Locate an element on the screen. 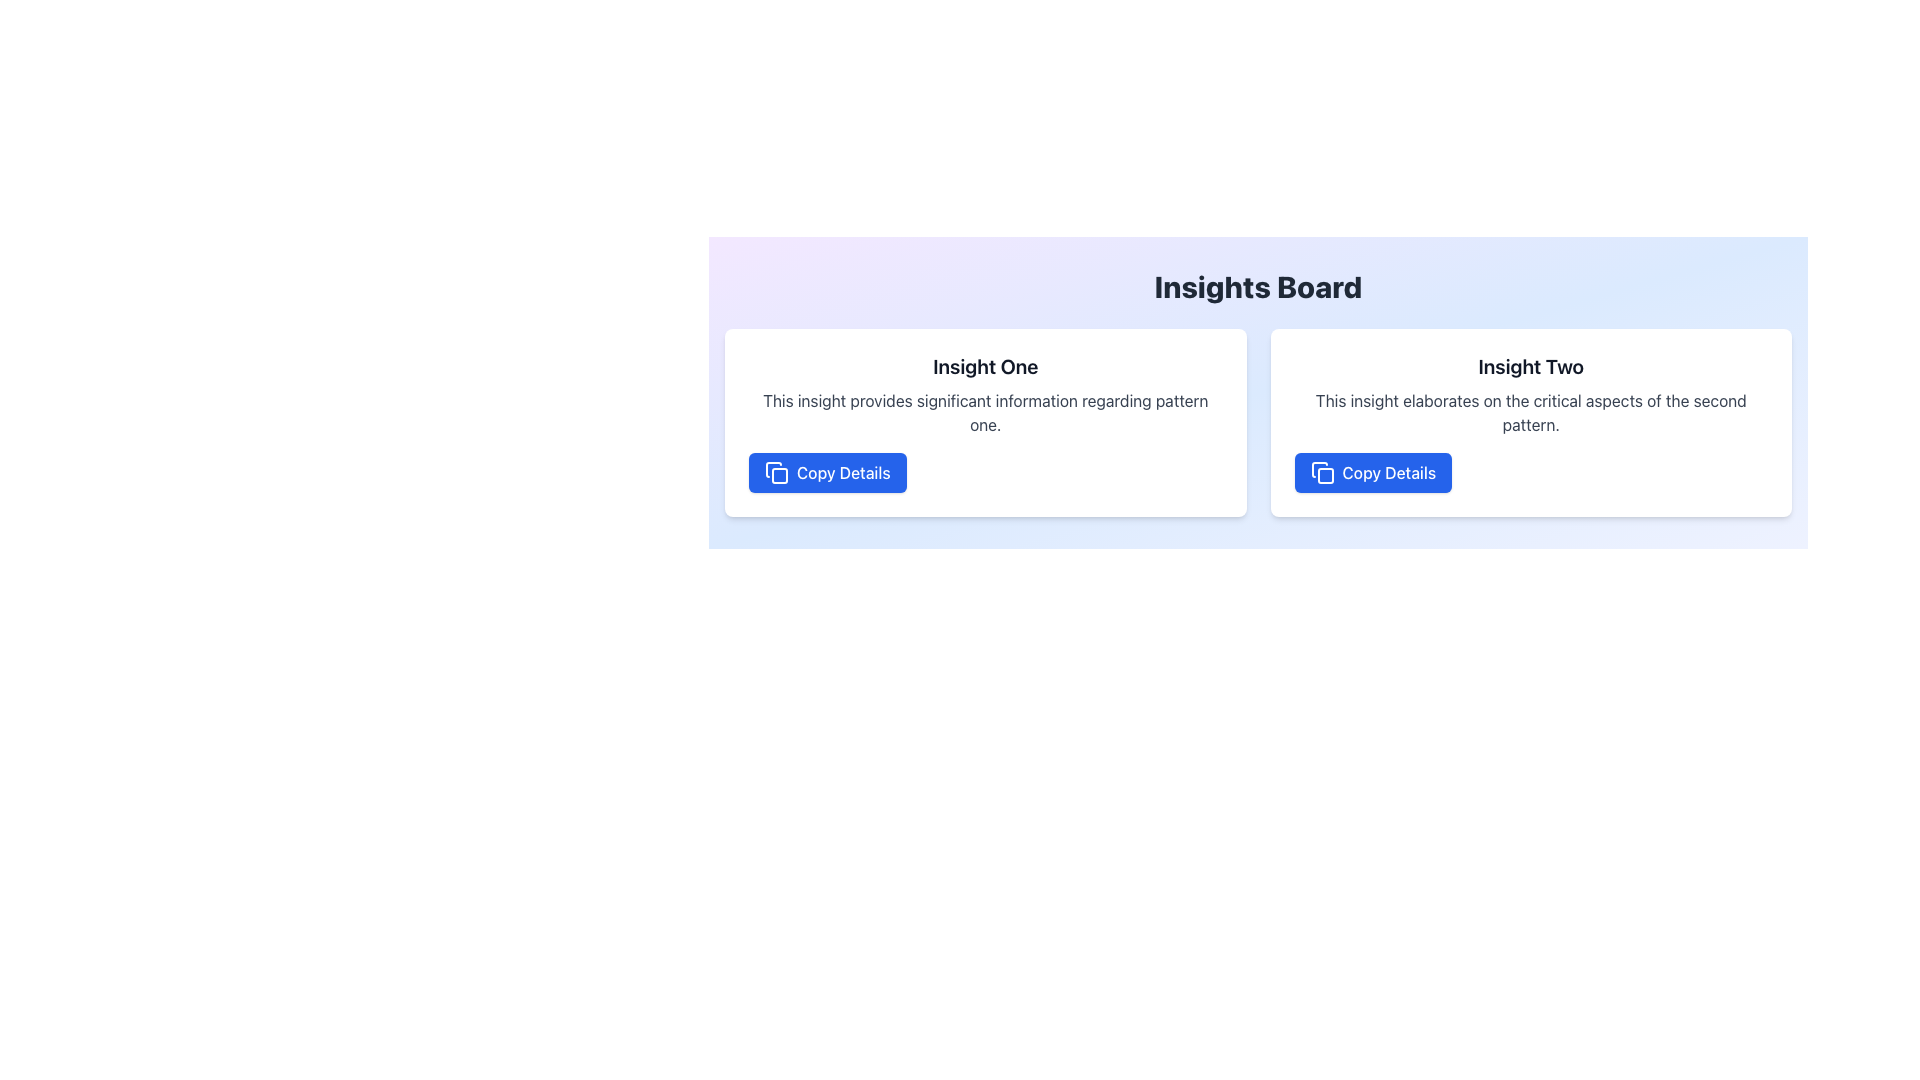 This screenshot has height=1080, width=1920. textual content of the Information card located in the first column, horizontally aligned to the left of the second card titled 'Insight Two' is located at coordinates (985, 422).